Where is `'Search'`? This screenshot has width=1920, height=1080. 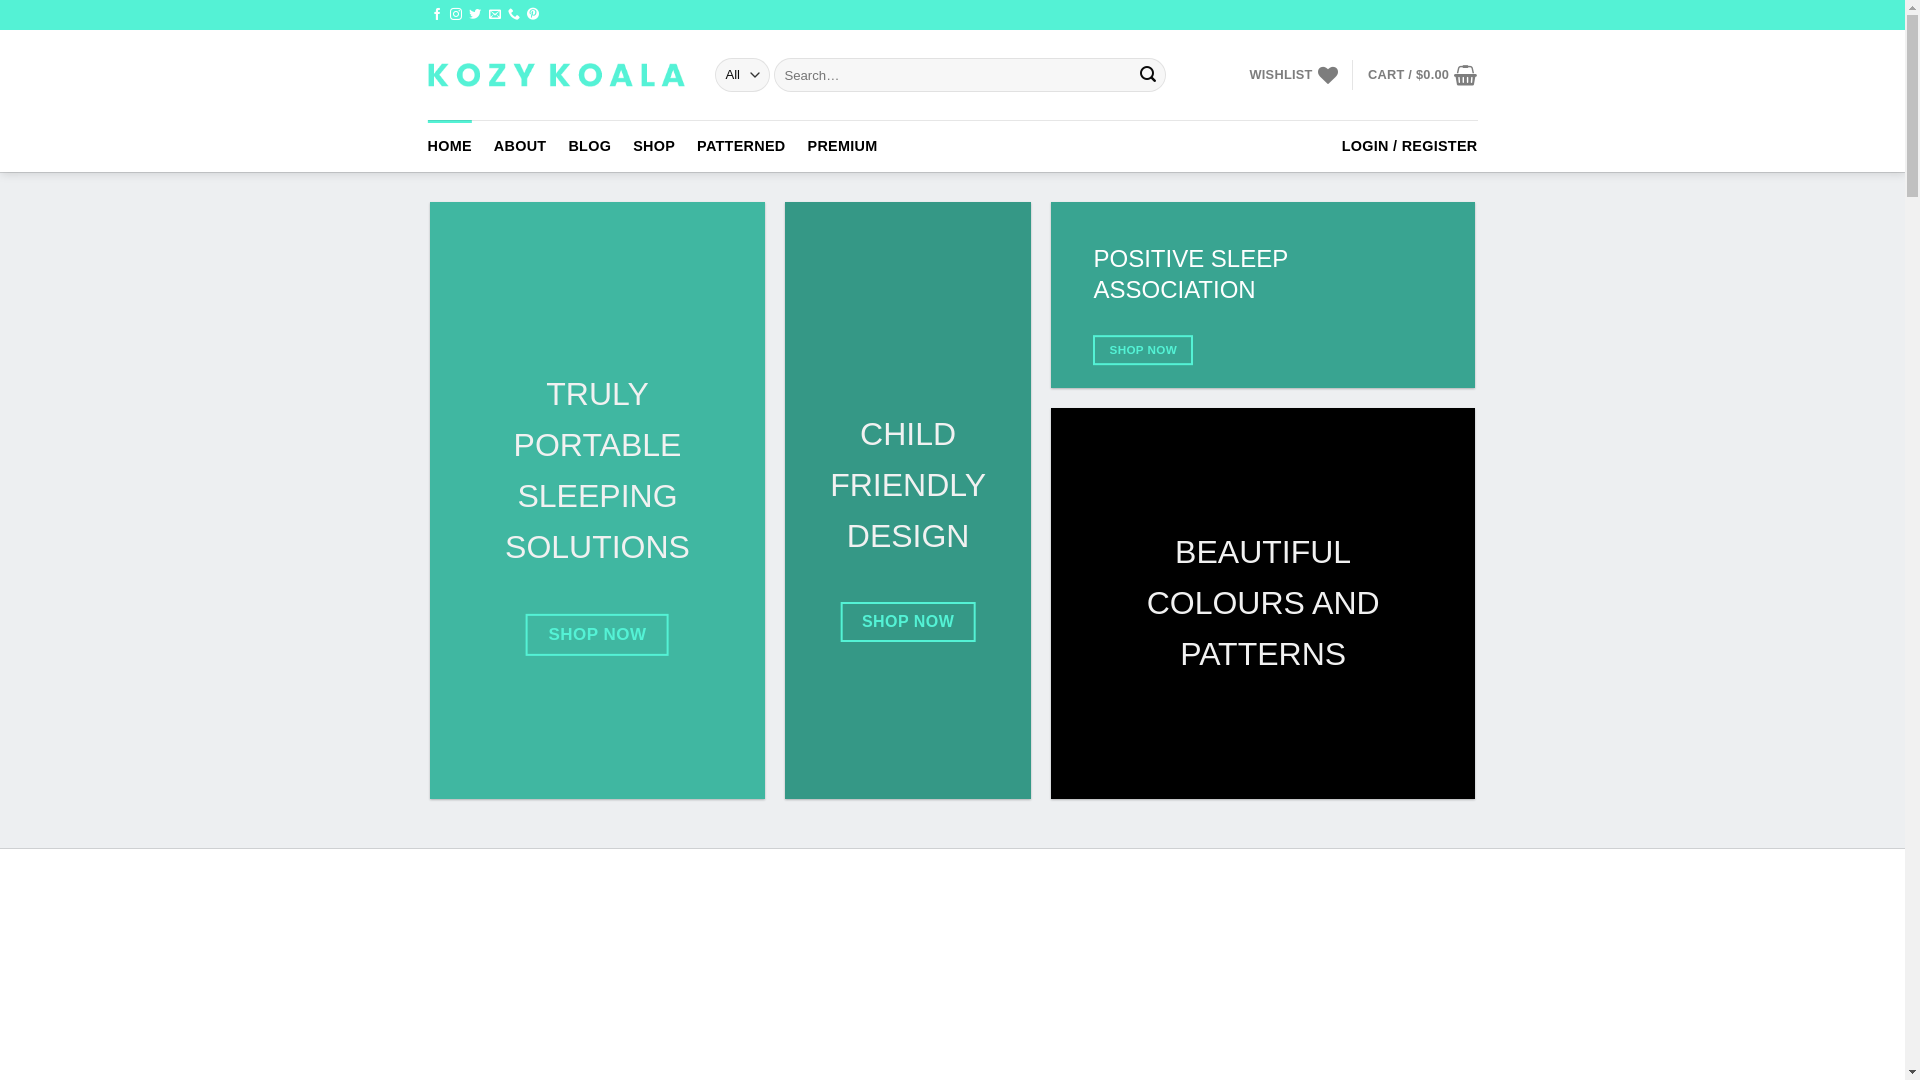
'Search' is located at coordinates (1147, 73).